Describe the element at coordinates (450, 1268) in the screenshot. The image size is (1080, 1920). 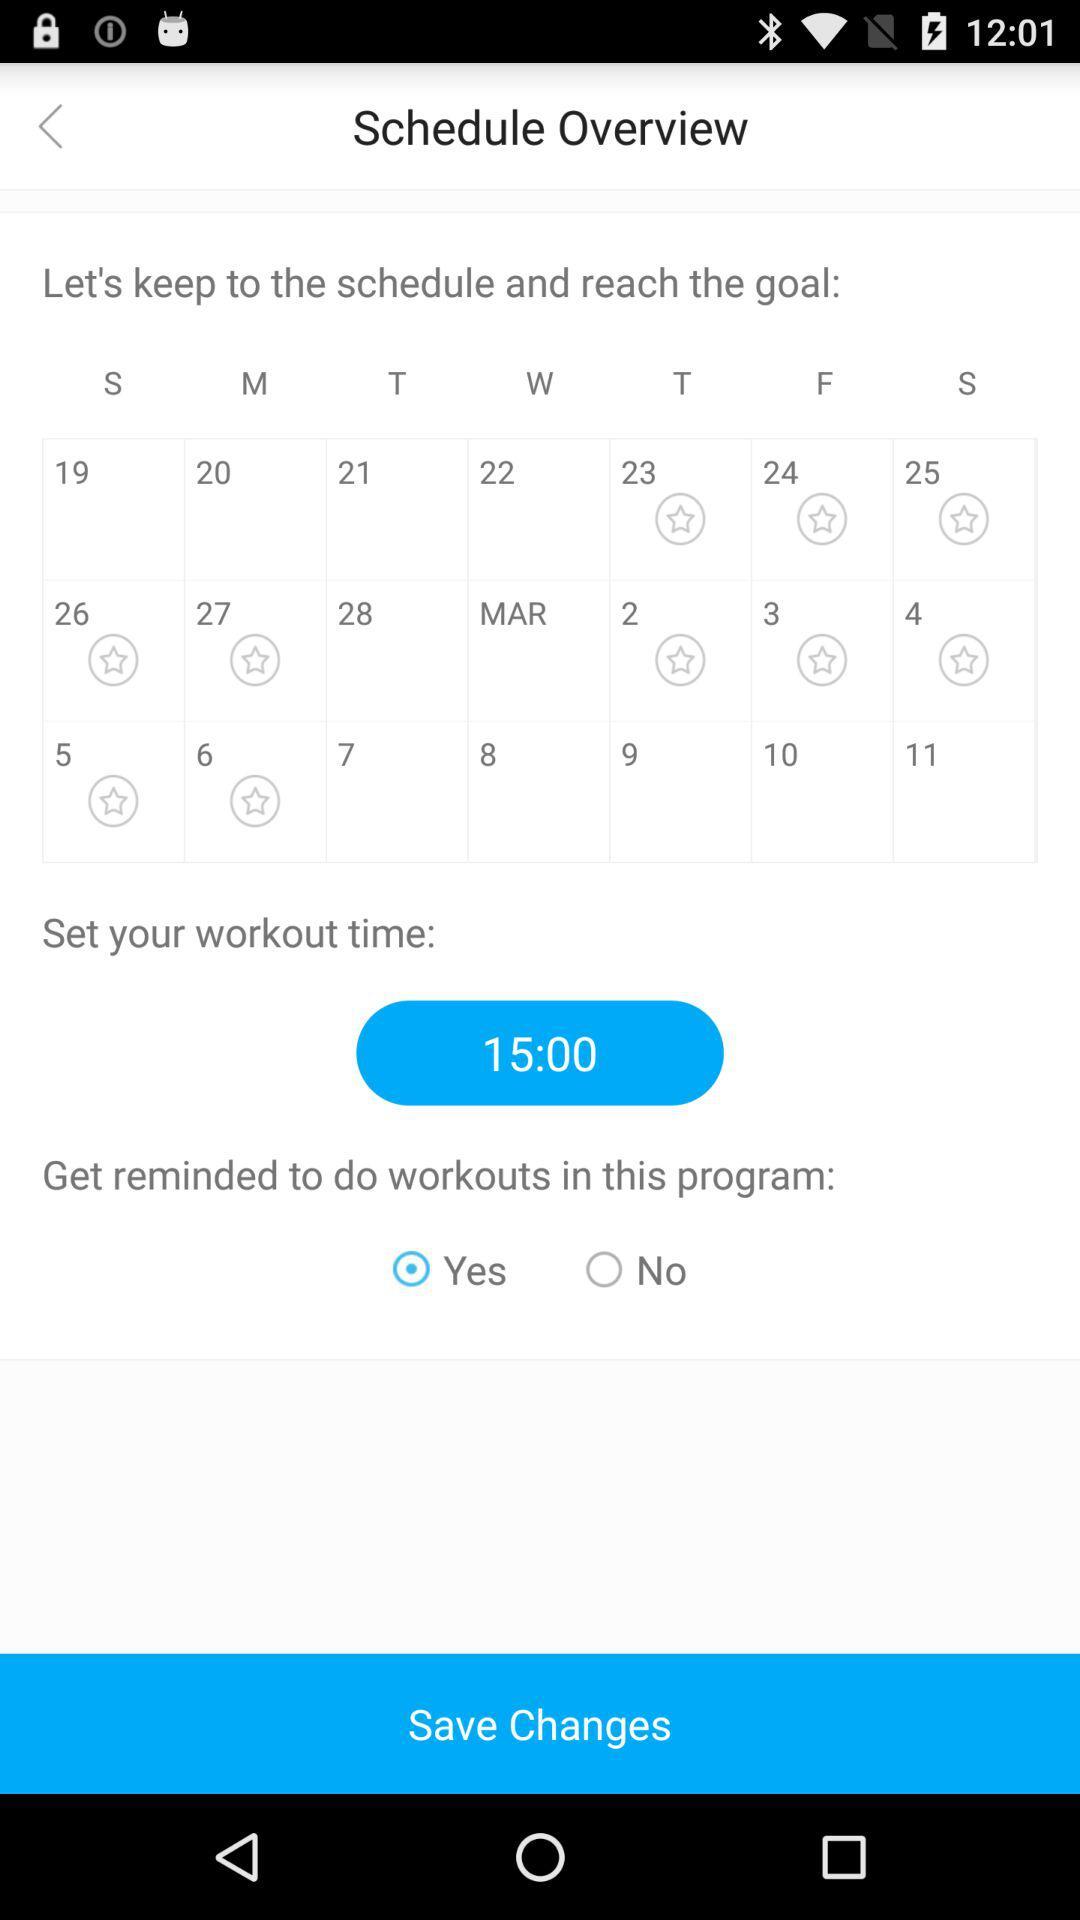
I see `the radio button next to the no radio button` at that location.